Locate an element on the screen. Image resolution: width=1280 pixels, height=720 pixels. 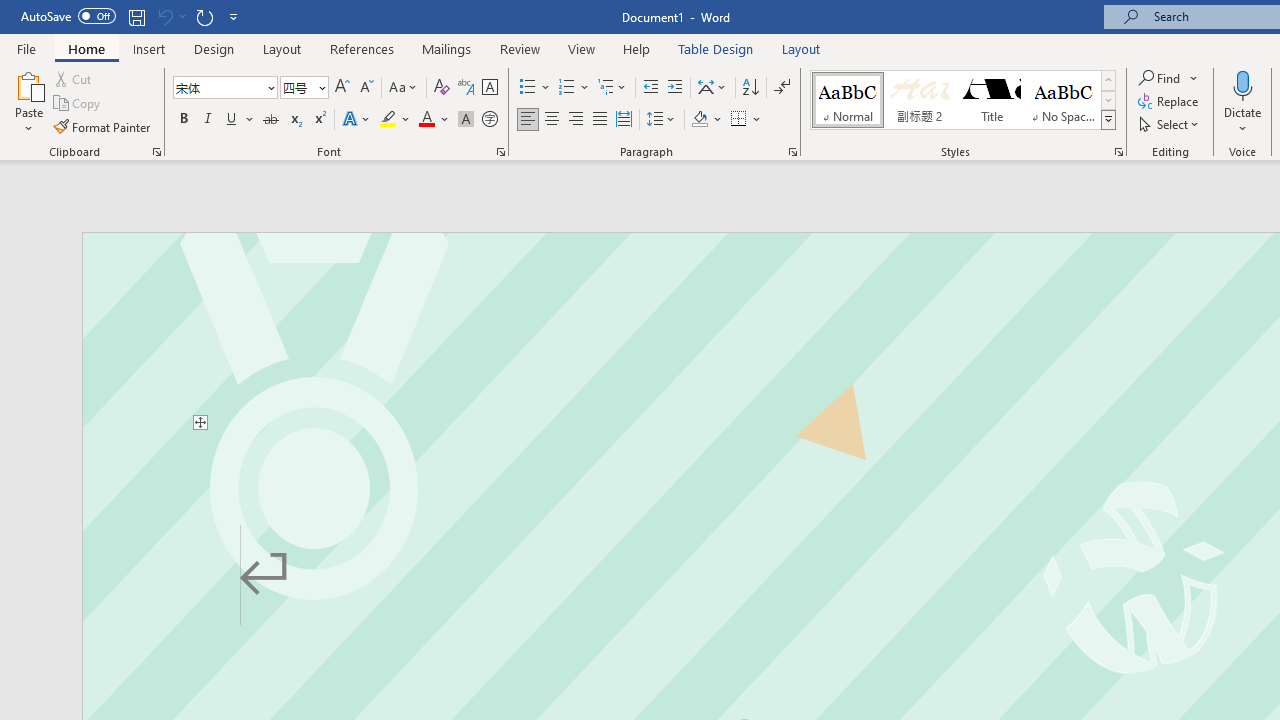
'Character Shading' is located at coordinates (464, 119).